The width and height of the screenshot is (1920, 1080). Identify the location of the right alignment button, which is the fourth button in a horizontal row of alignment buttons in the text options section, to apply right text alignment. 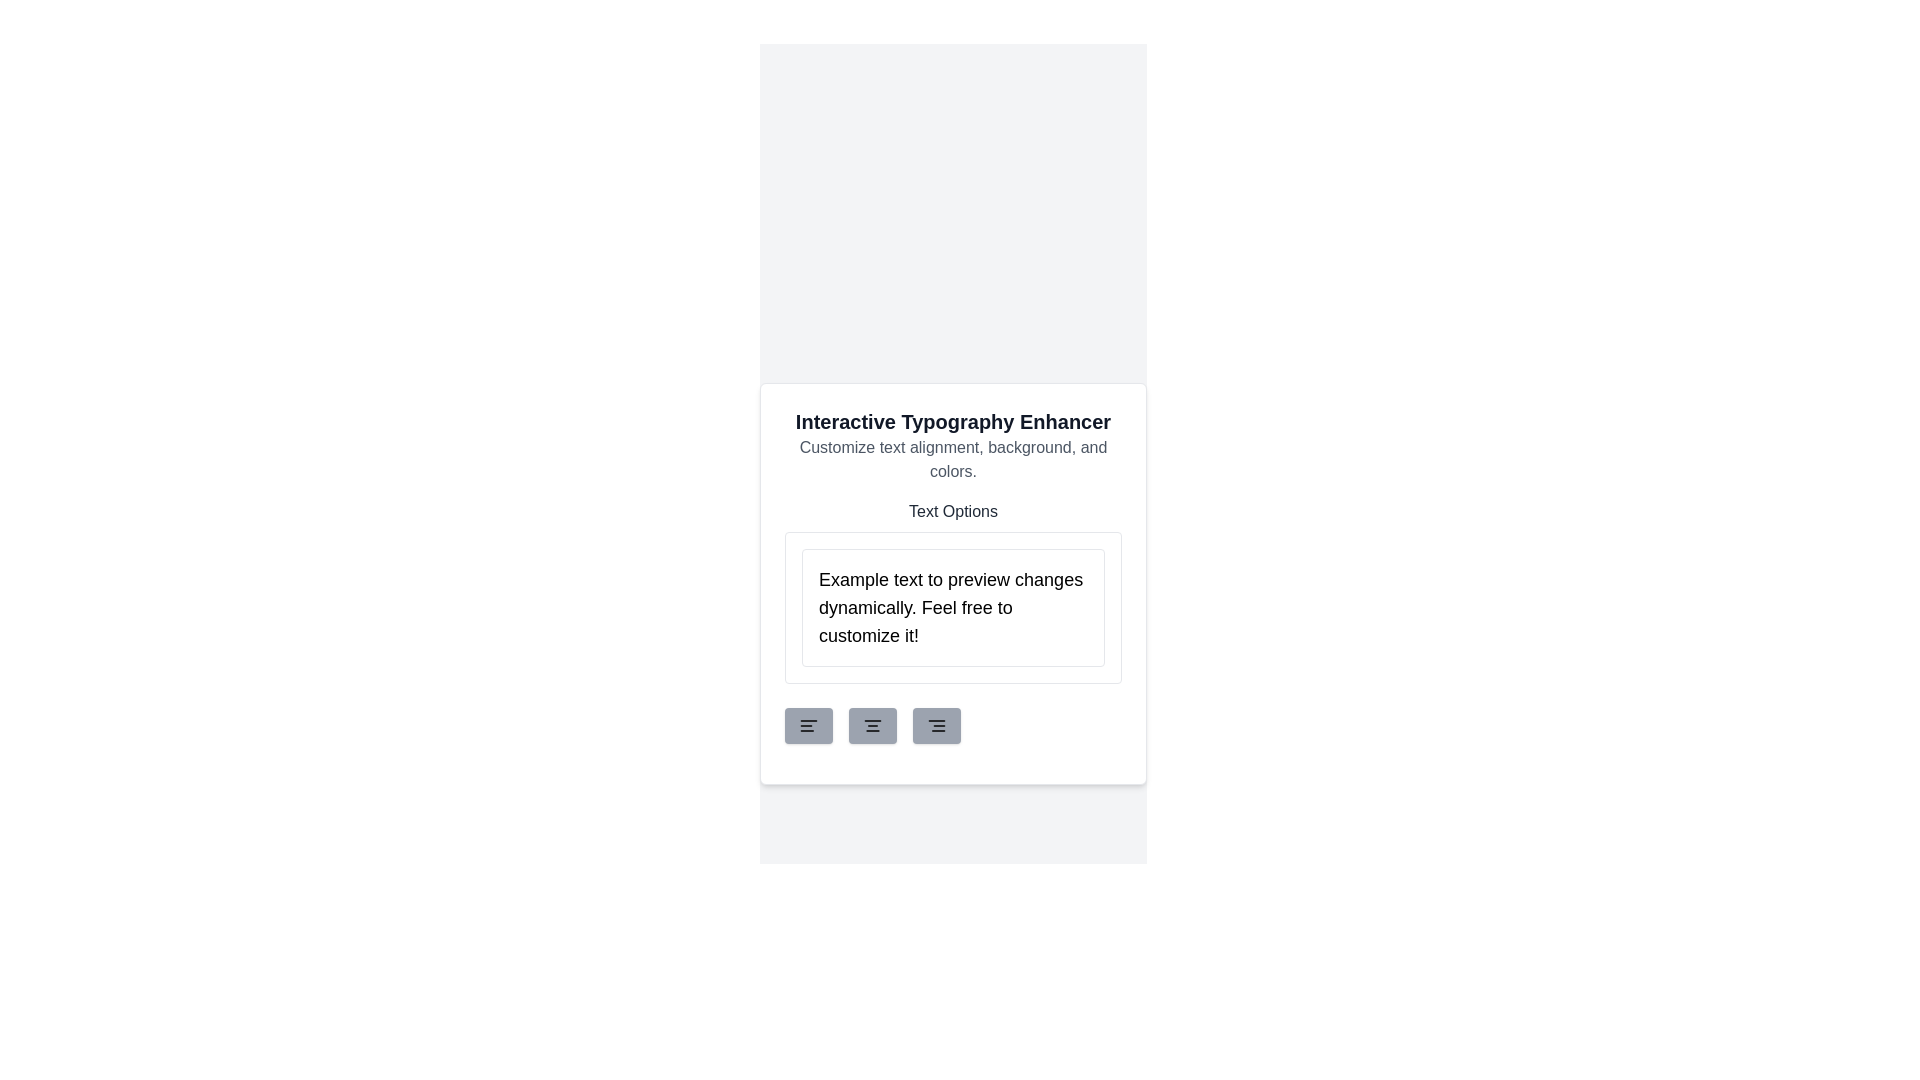
(935, 725).